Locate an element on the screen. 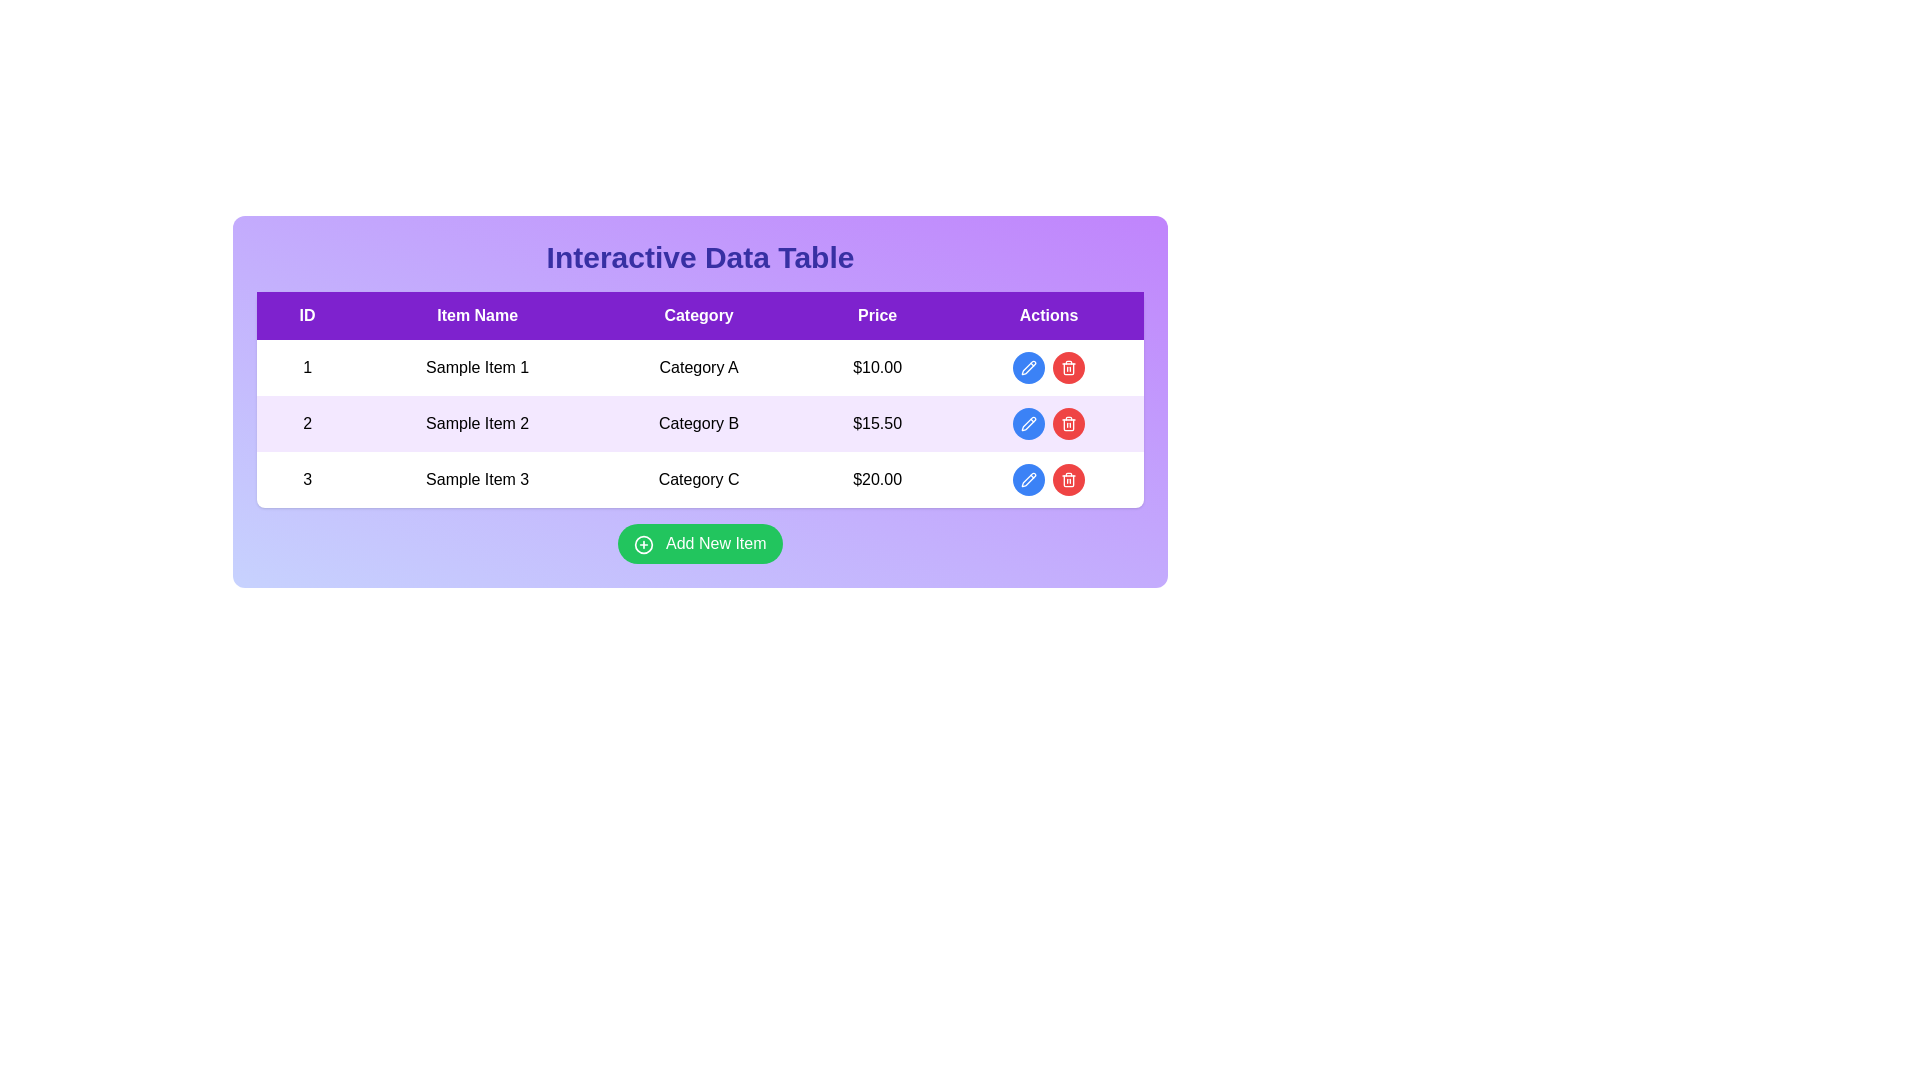 The width and height of the screenshot is (1920, 1080). value displayed in the Text Label indicating the price, which shows as '$10.00' in black text on a white background, located in the 'Price' column of the first item in the table is located at coordinates (877, 367).